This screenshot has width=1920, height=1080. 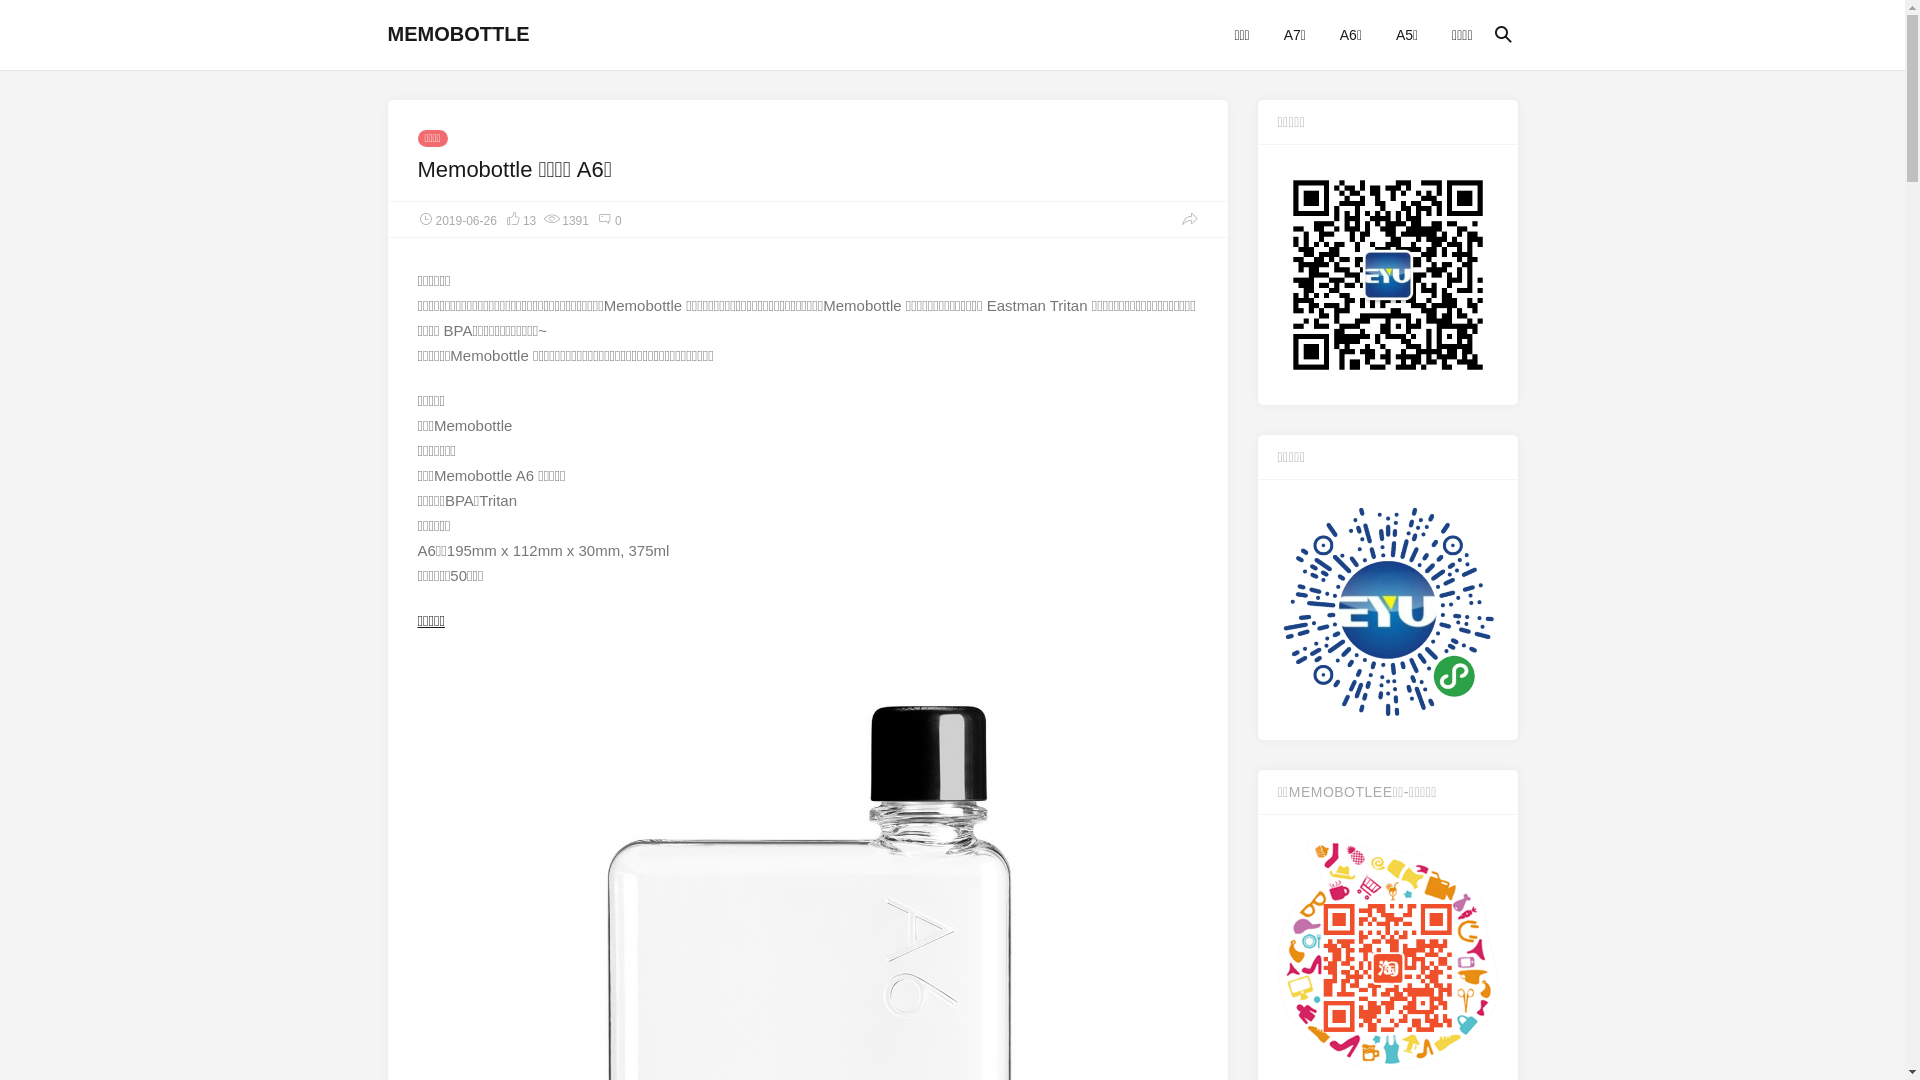 What do you see at coordinates (388, 34) in the screenshot?
I see `'MEMOBOTTLE'` at bounding box center [388, 34].